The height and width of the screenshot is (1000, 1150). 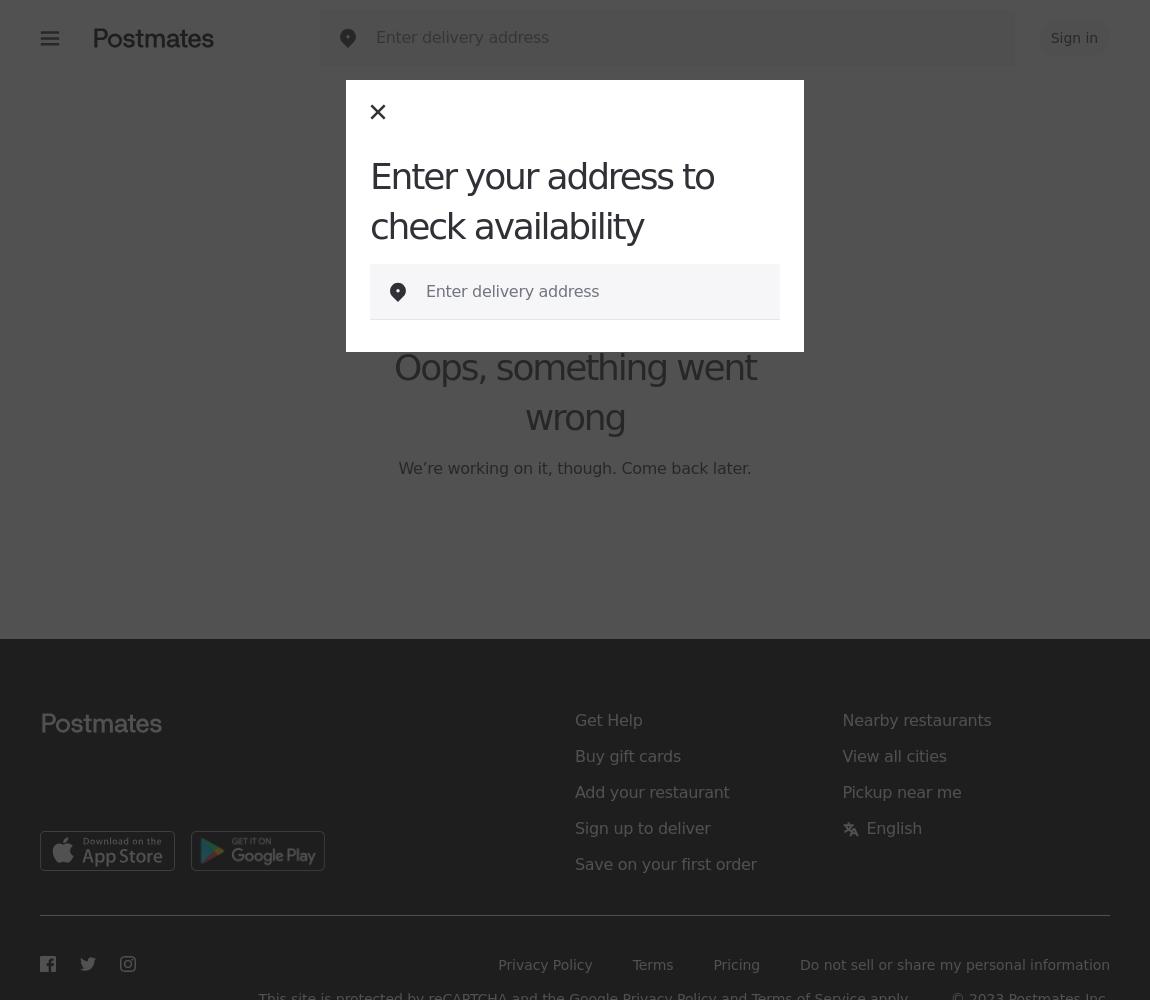 What do you see at coordinates (651, 964) in the screenshot?
I see `'Terms'` at bounding box center [651, 964].